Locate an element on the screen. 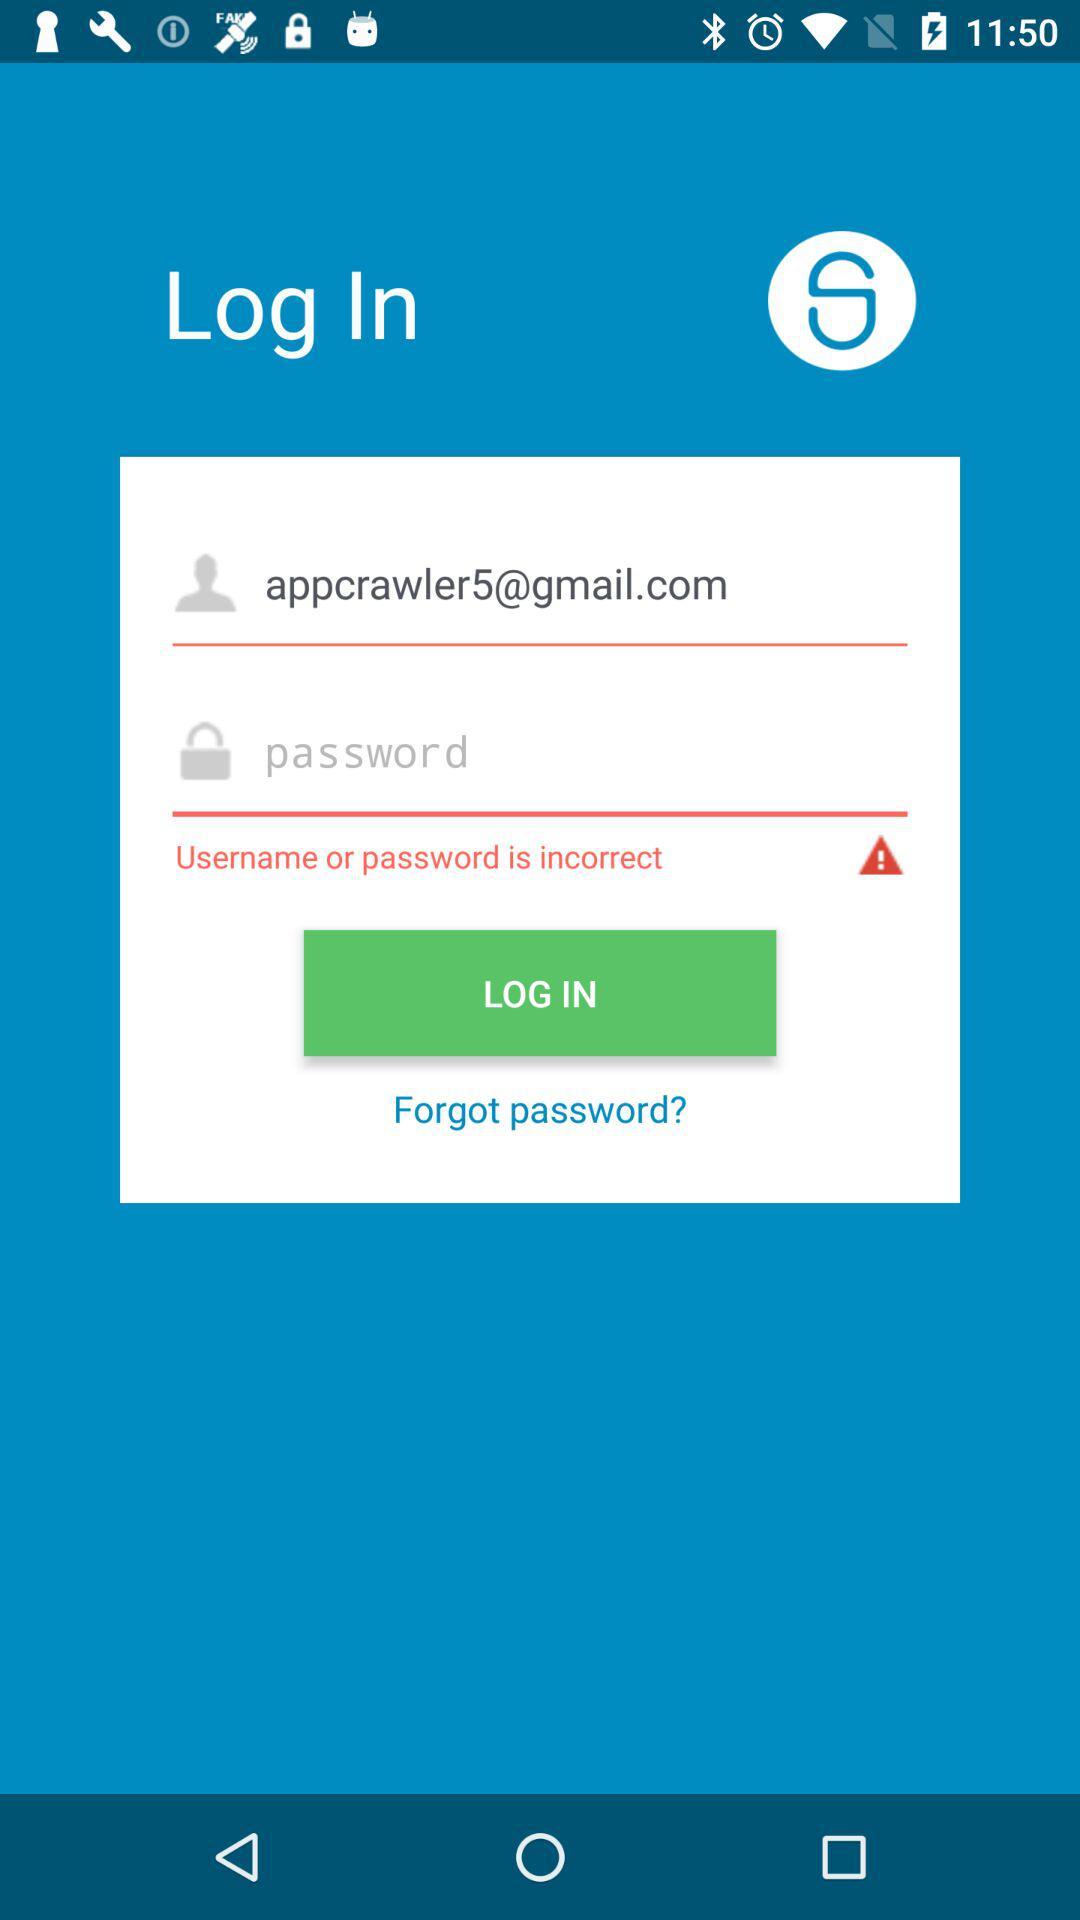  the appcrawler5@gmail.com is located at coordinates (540, 581).